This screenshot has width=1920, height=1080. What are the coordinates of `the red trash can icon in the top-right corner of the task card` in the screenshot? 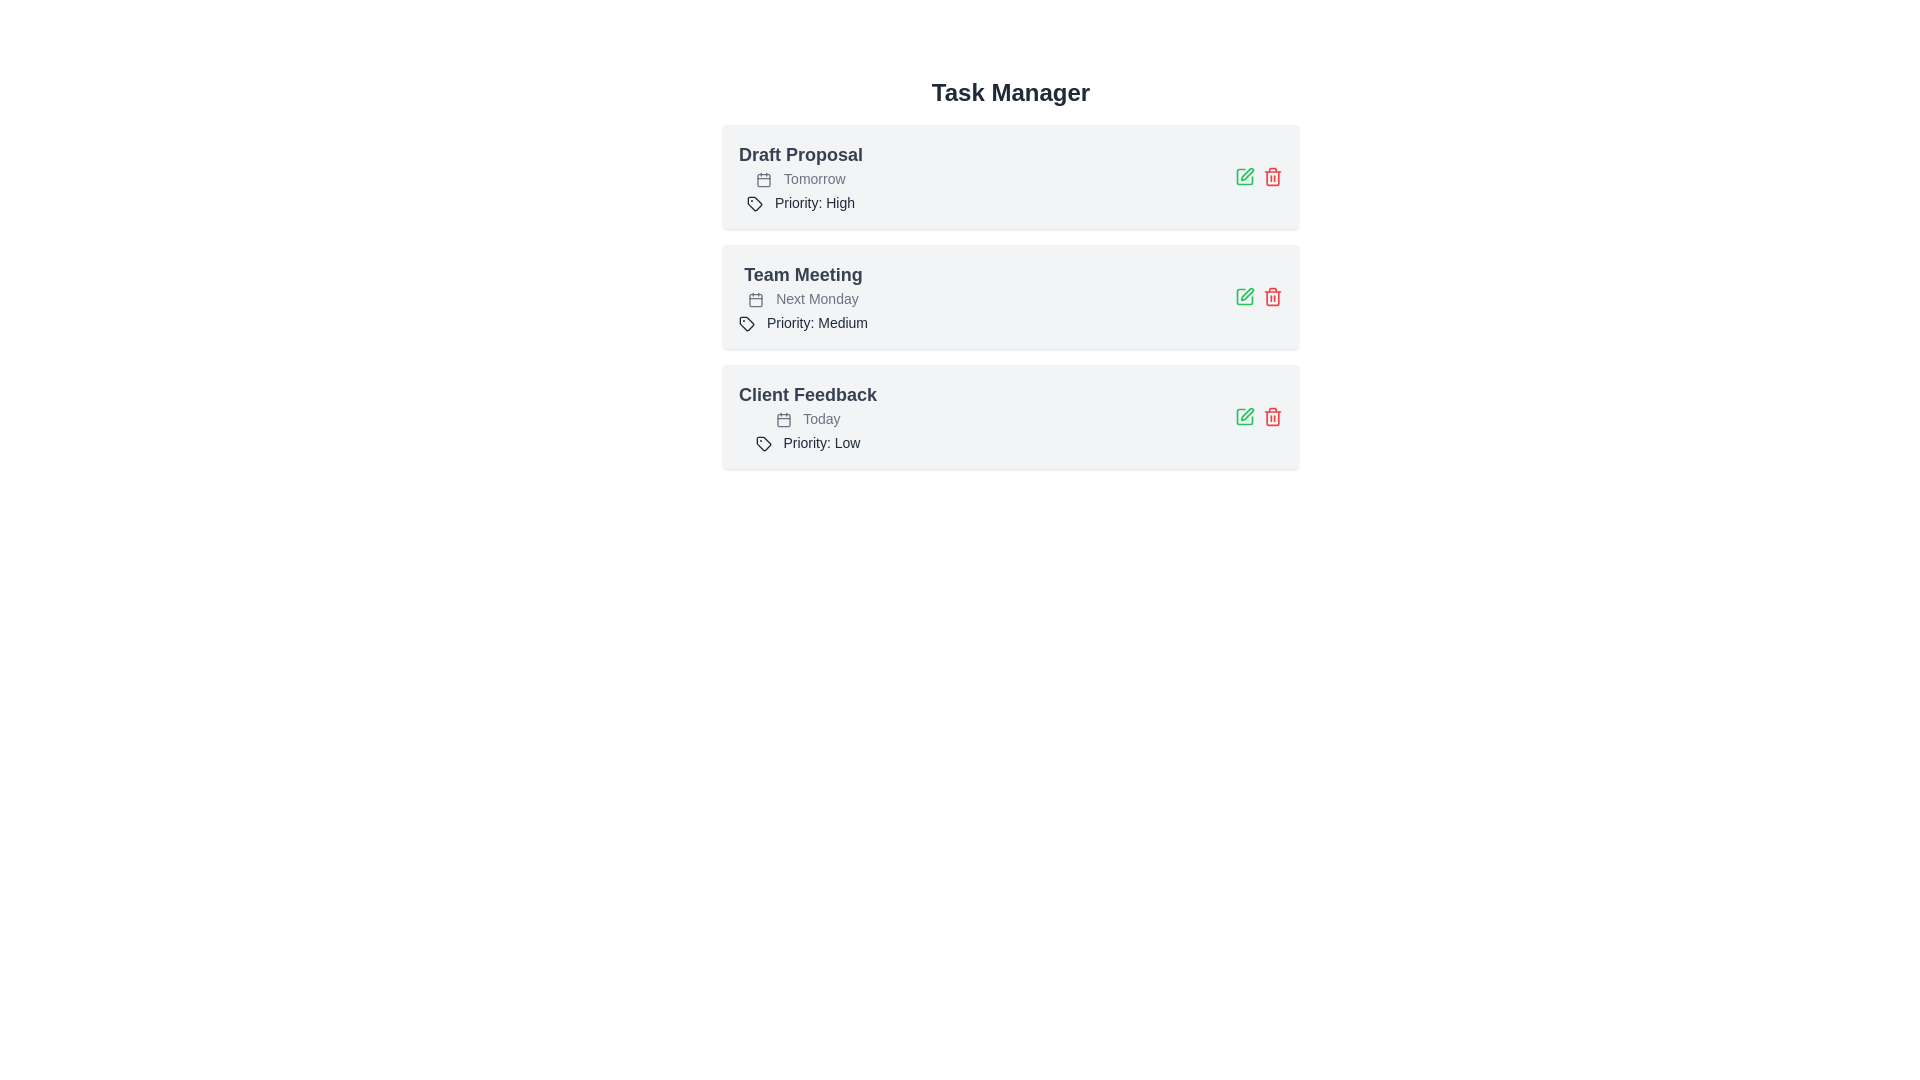 It's located at (1271, 176).